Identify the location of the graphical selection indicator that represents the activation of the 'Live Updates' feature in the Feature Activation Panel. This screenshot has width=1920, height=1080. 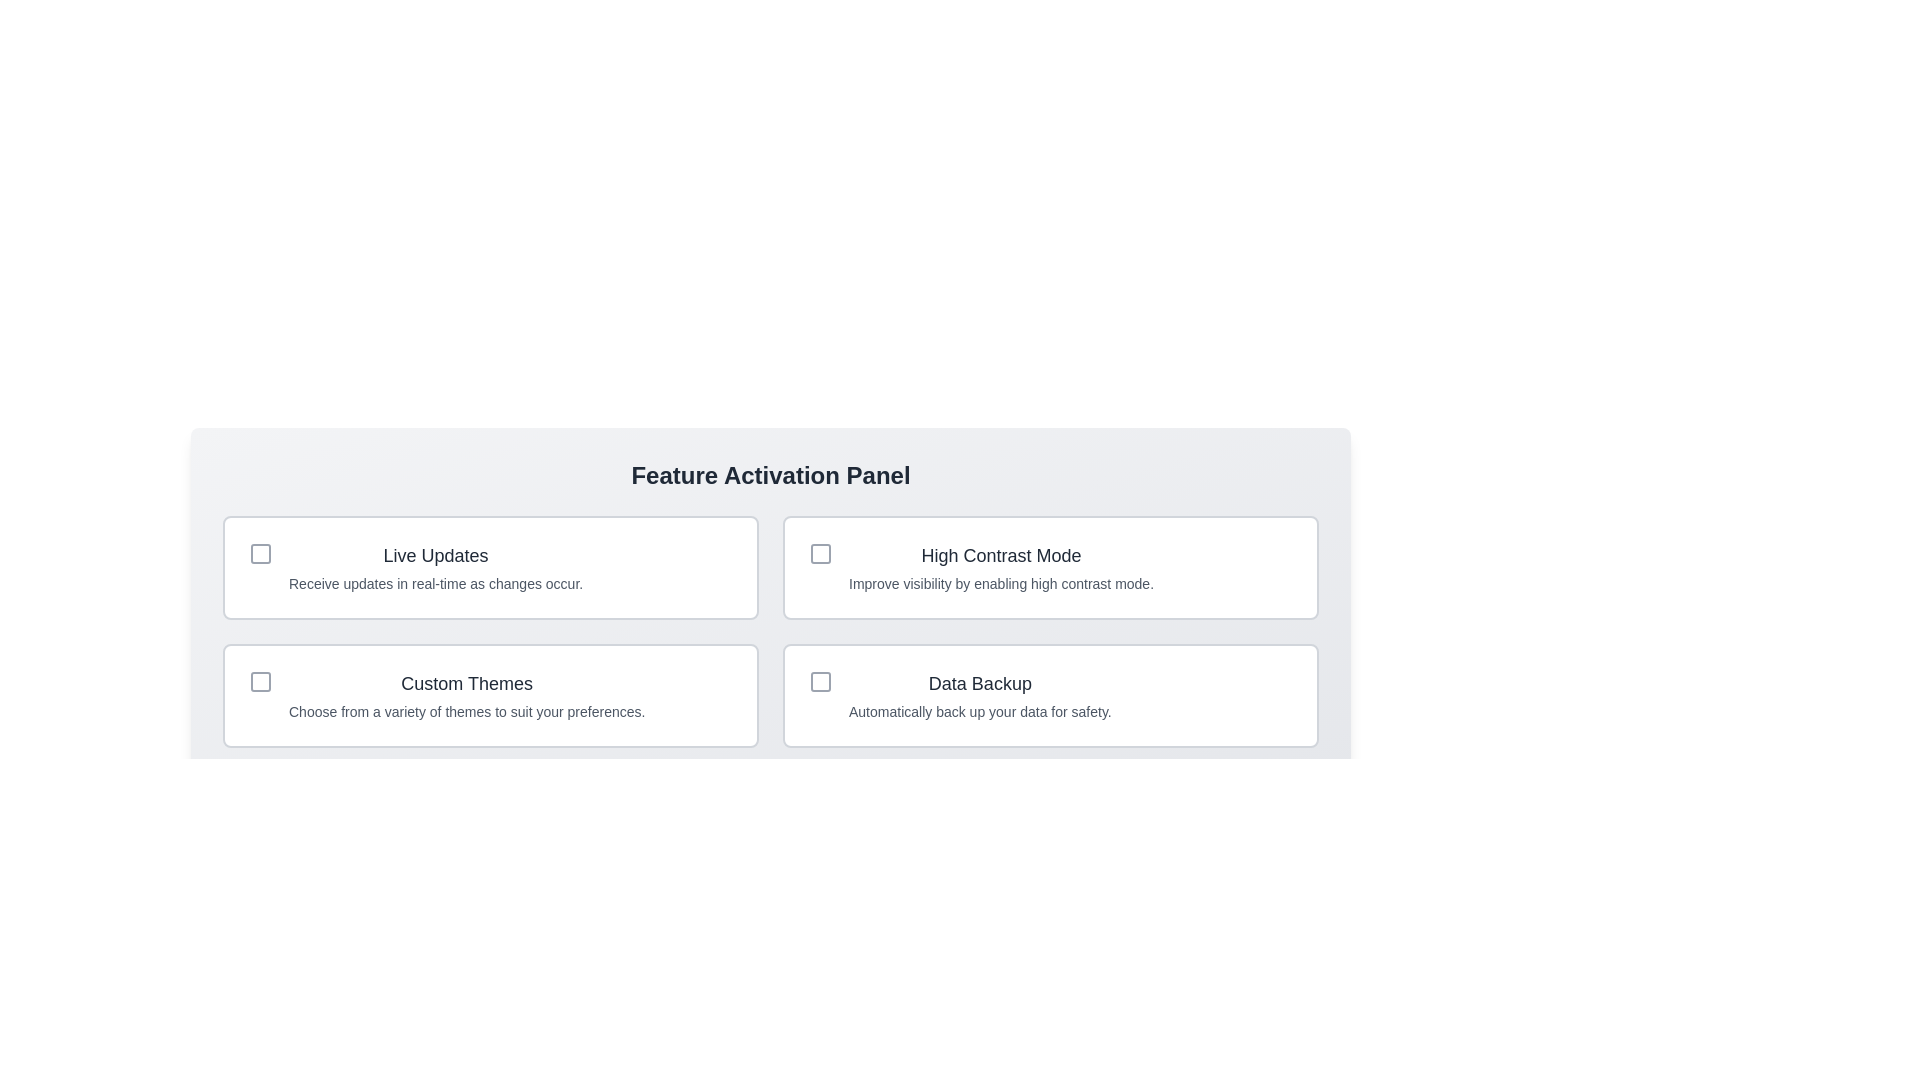
(259, 554).